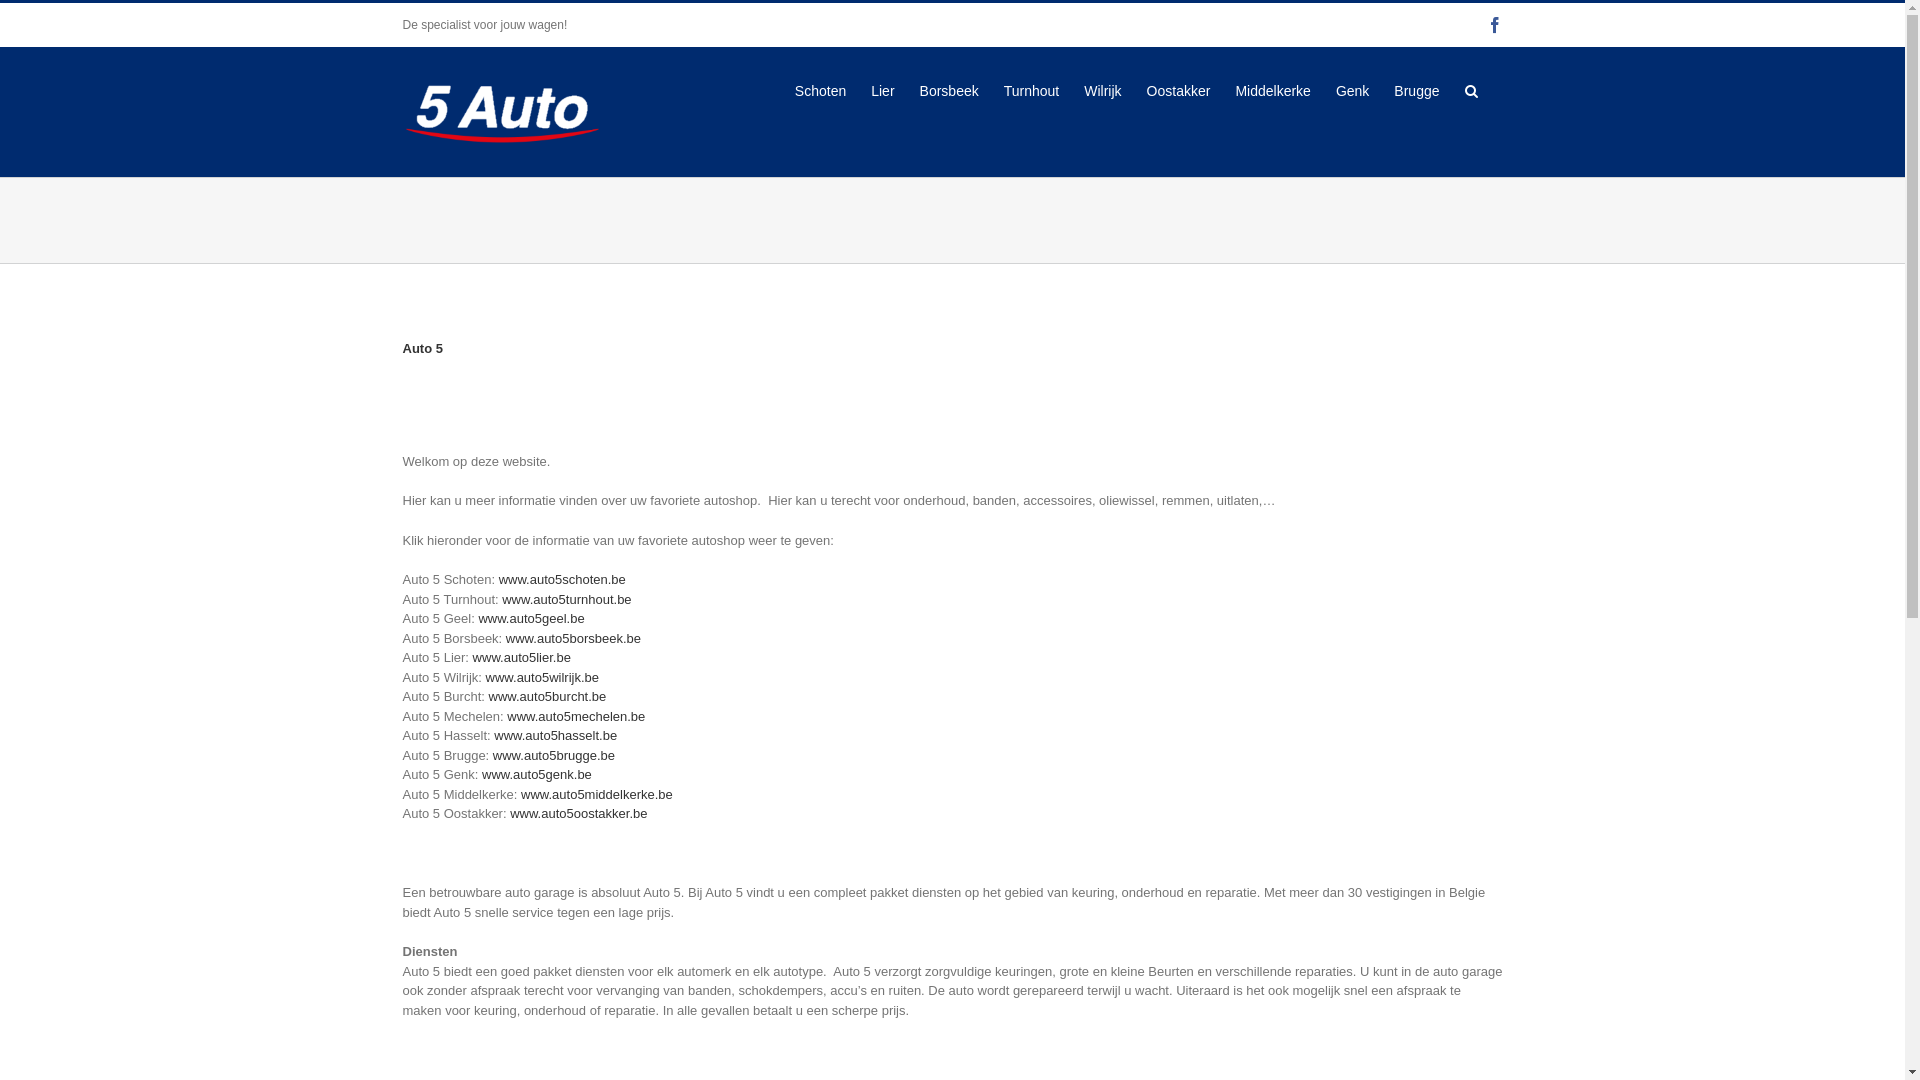 The width and height of the screenshot is (1920, 1080). What do you see at coordinates (1470, 88) in the screenshot?
I see `'Search'` at bounding box center [1470, 88].